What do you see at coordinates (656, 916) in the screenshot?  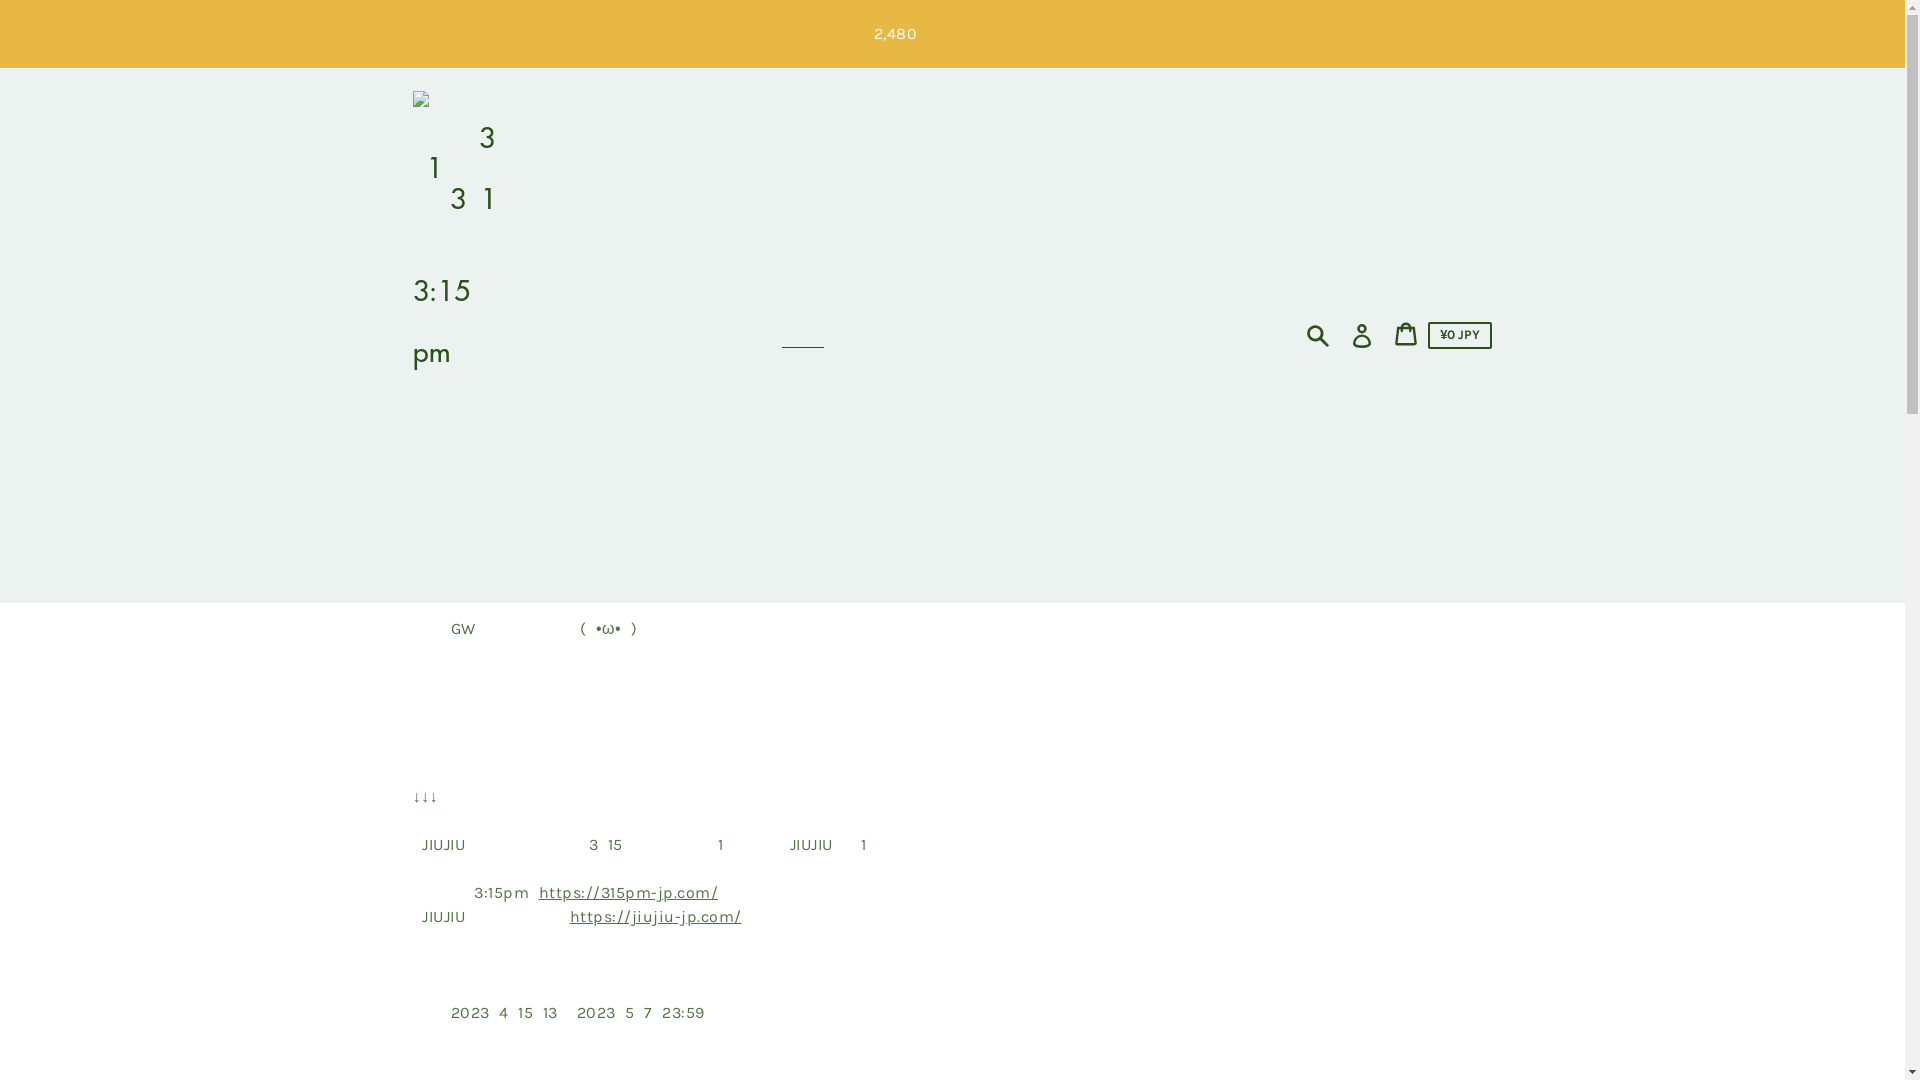 I see `'https://jiujiu-jp.com/'` at bounding box center [656, 916].